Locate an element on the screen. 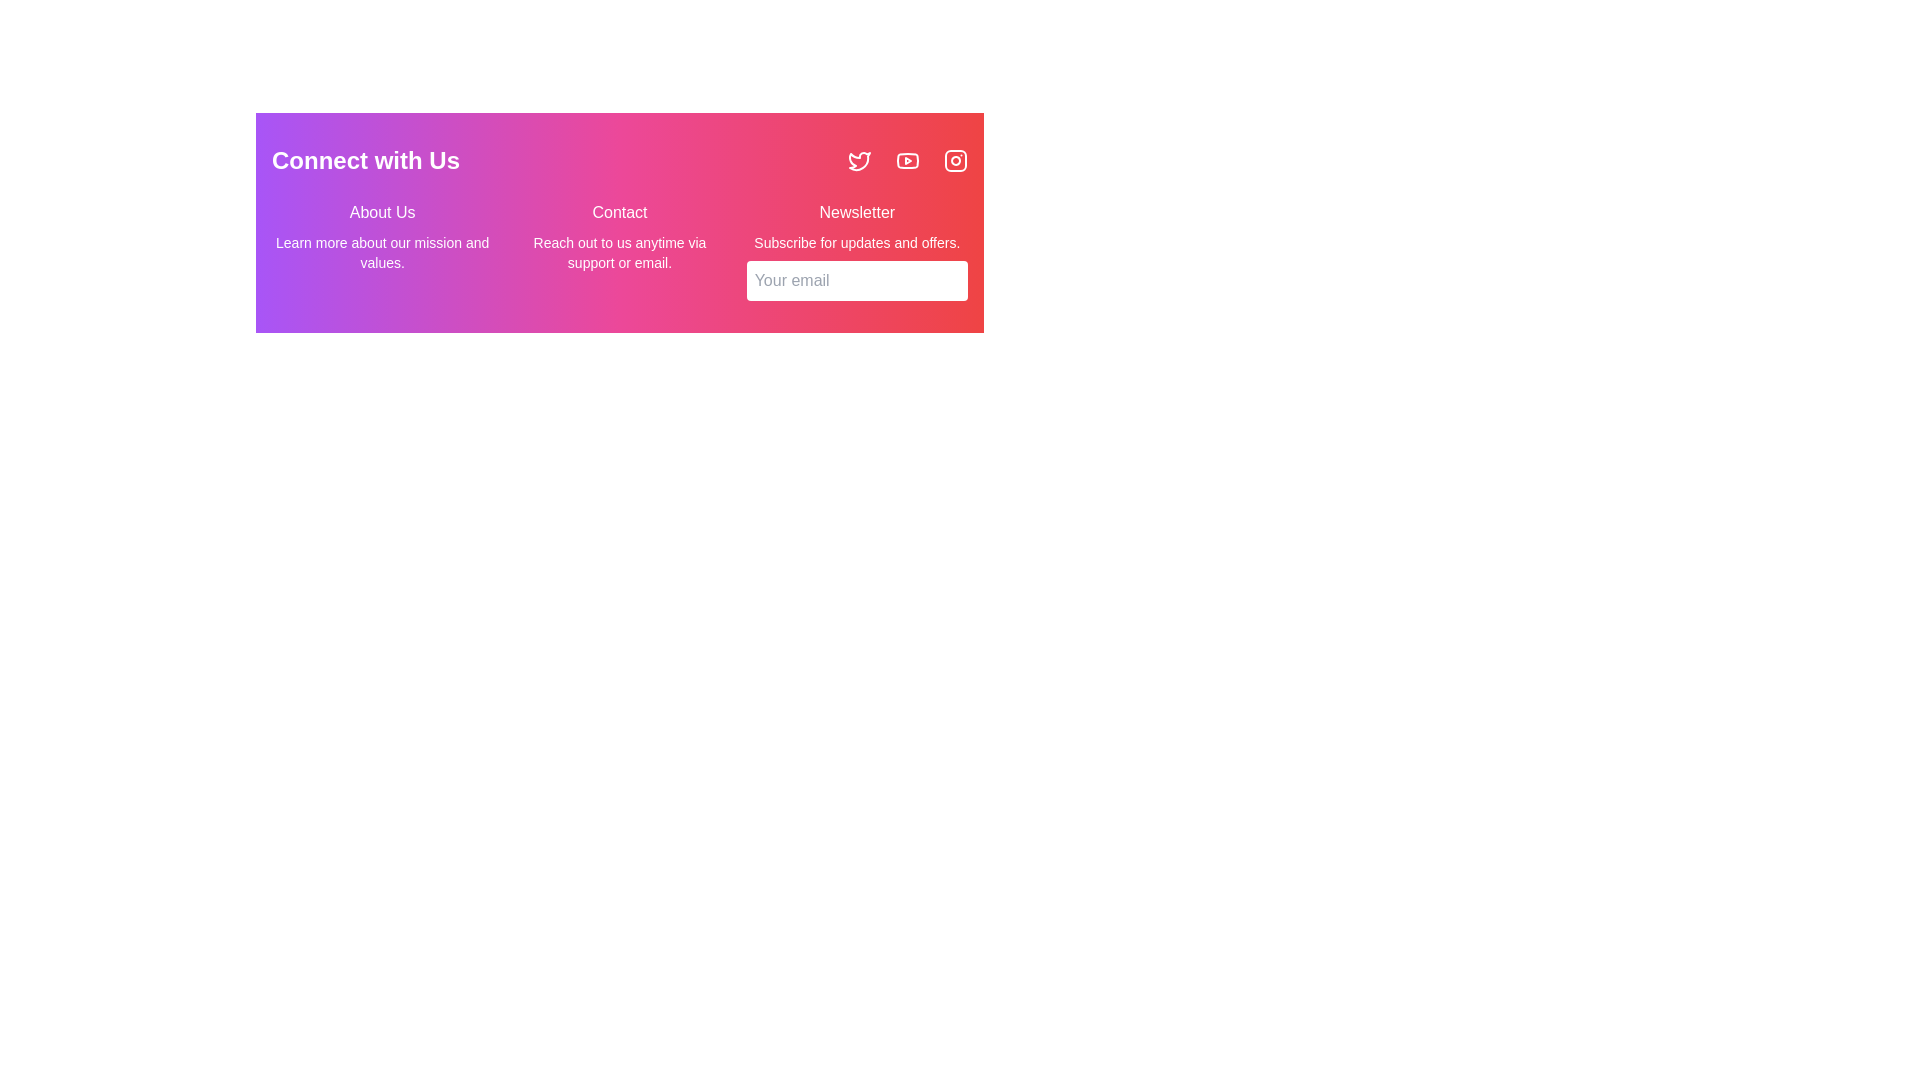  the white Instagram icon with a rounded square shape and a dot in the top-right corner is located at coordinates (954, 160).